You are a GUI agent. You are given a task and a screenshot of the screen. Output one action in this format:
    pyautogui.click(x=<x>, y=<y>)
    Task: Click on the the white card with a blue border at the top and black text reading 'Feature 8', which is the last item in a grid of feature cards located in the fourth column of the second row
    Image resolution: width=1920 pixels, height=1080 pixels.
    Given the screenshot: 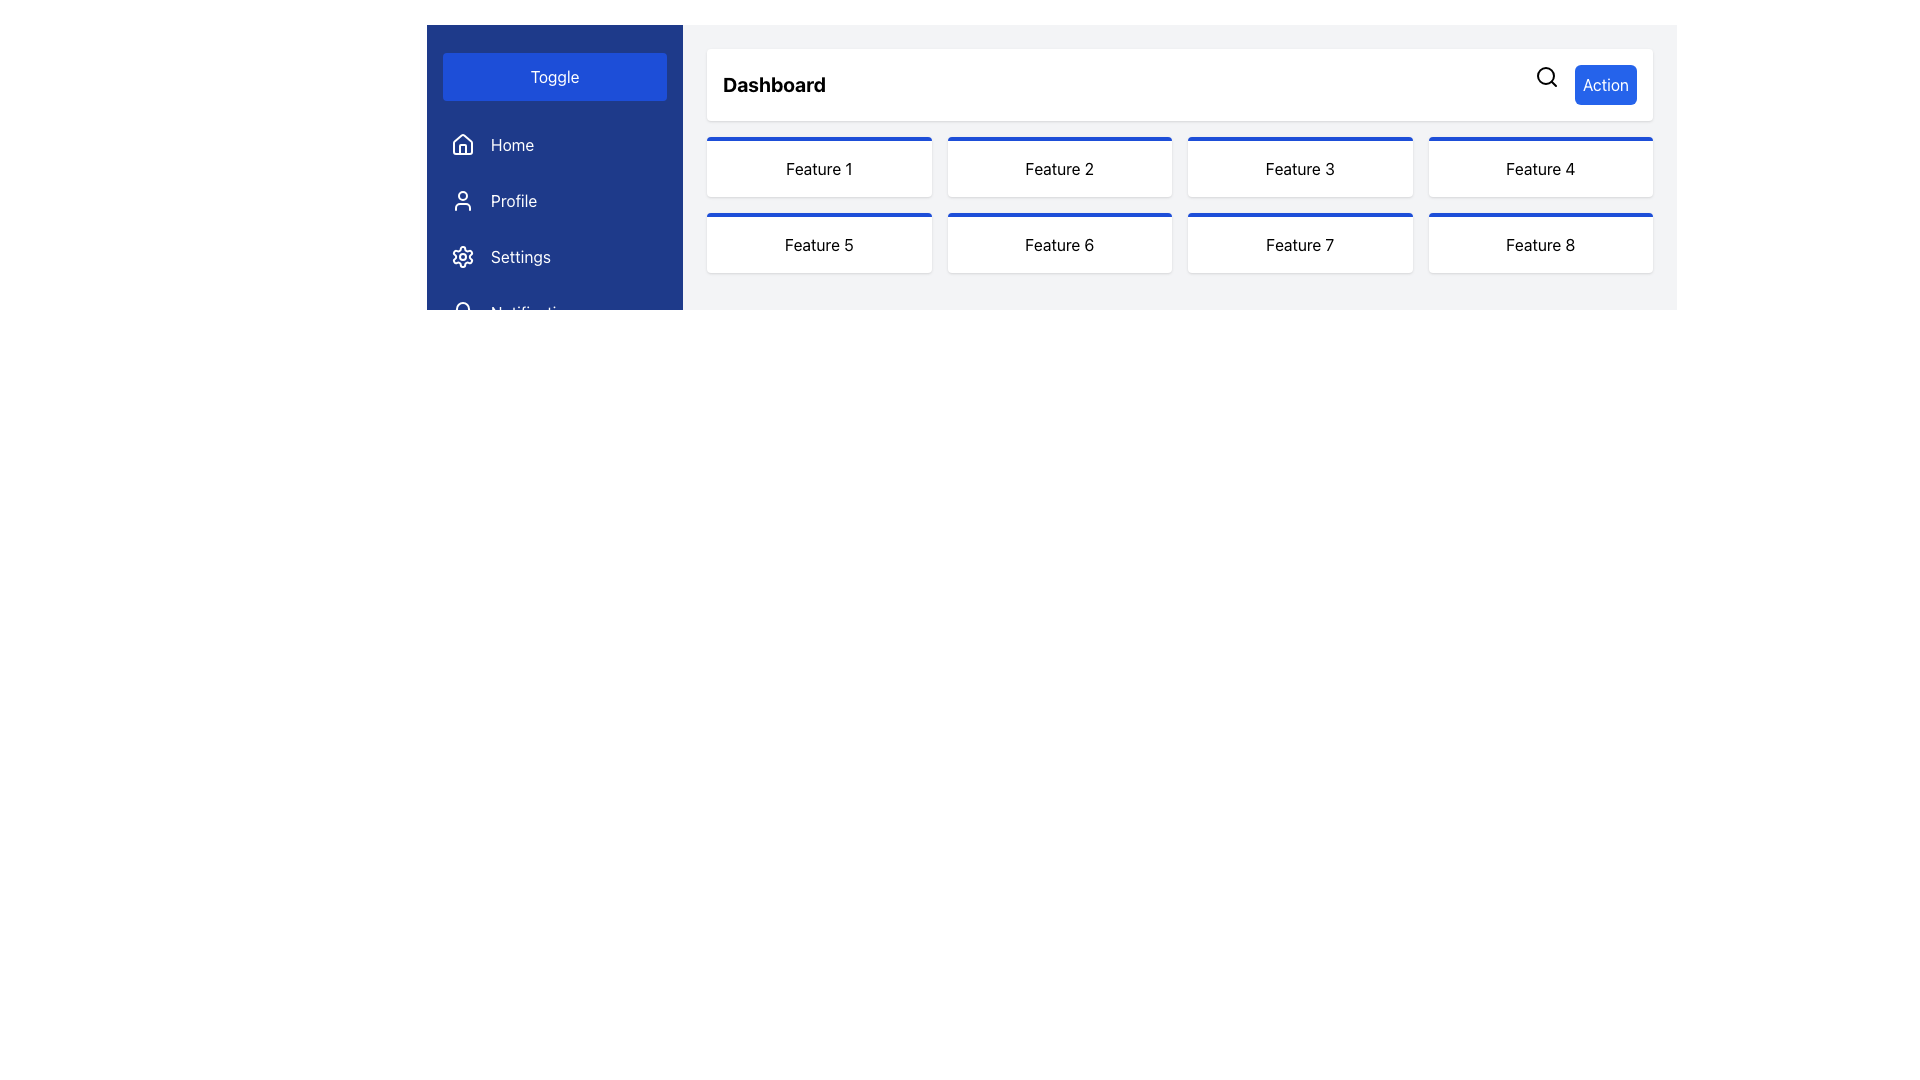 What is the action you would take?
    pyautogui.click(x=1539, y=242)
    